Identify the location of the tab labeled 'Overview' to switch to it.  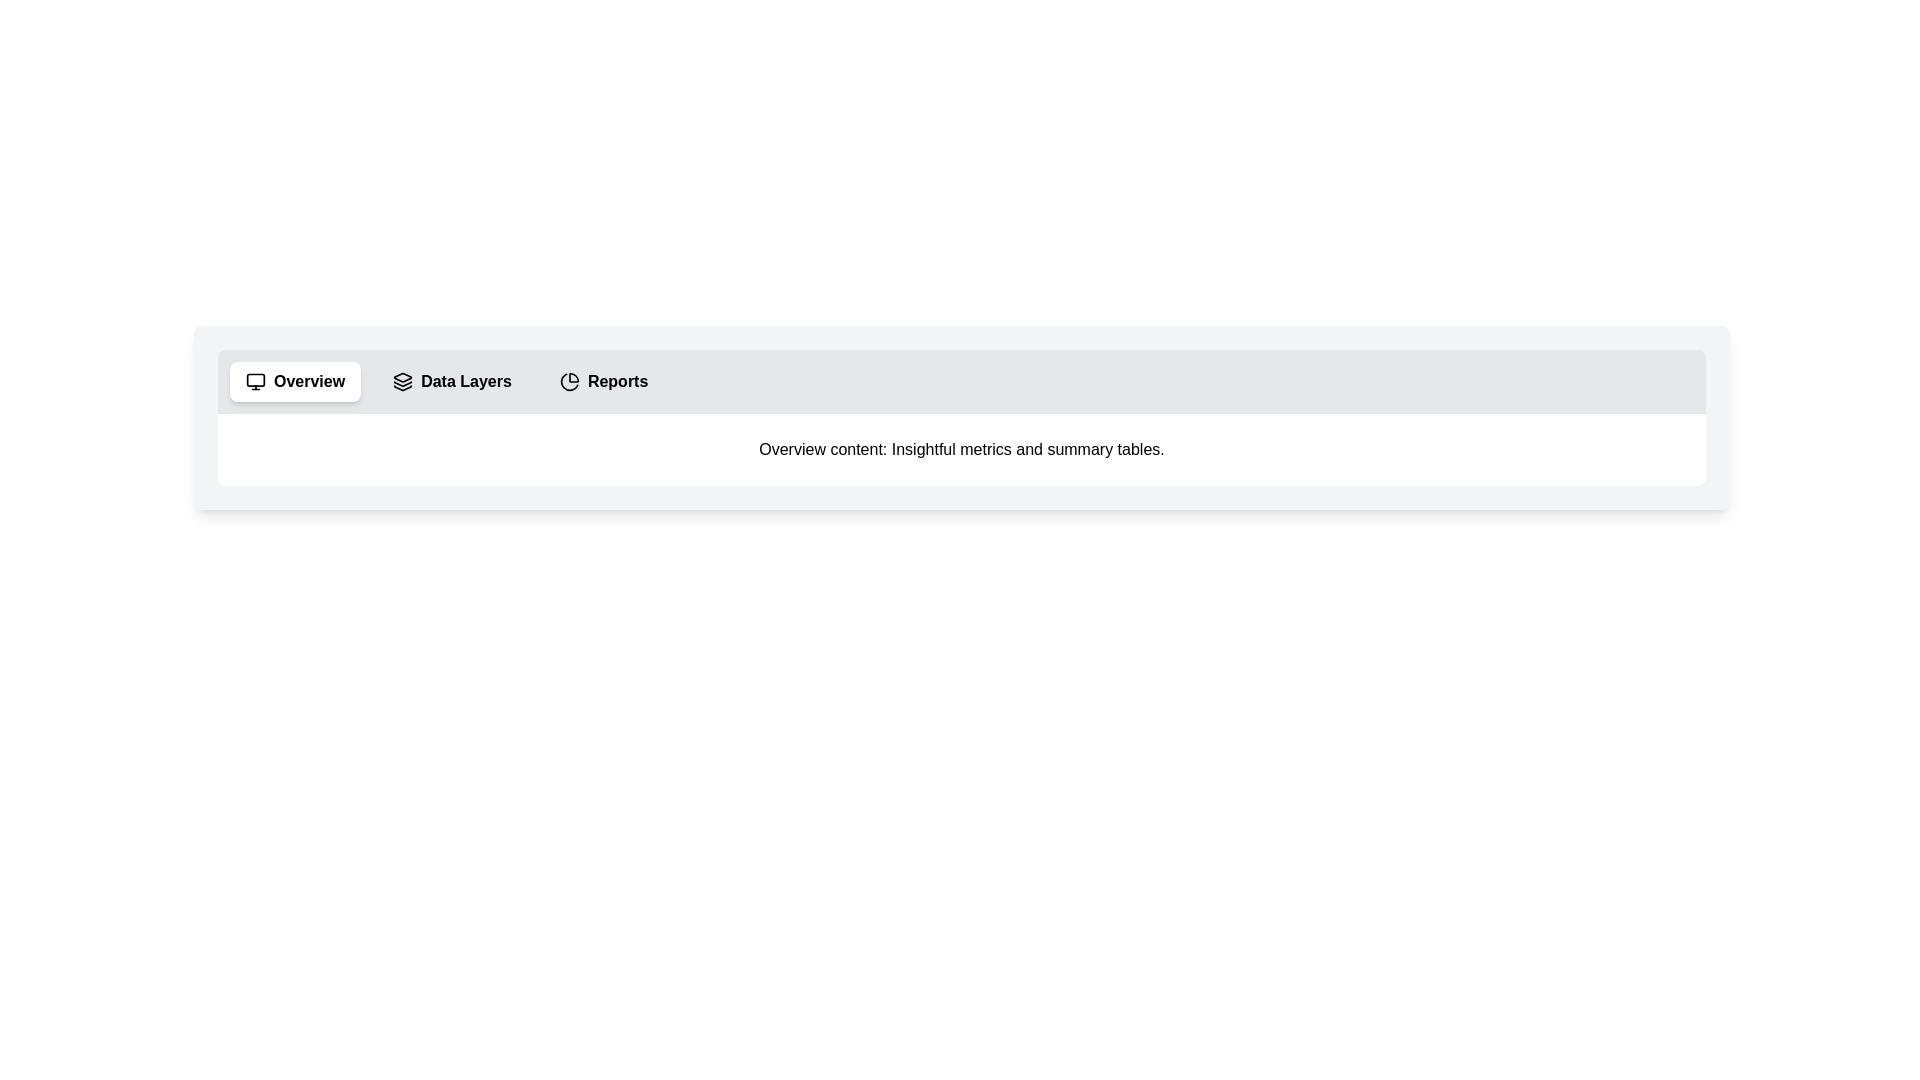
(293, 381).